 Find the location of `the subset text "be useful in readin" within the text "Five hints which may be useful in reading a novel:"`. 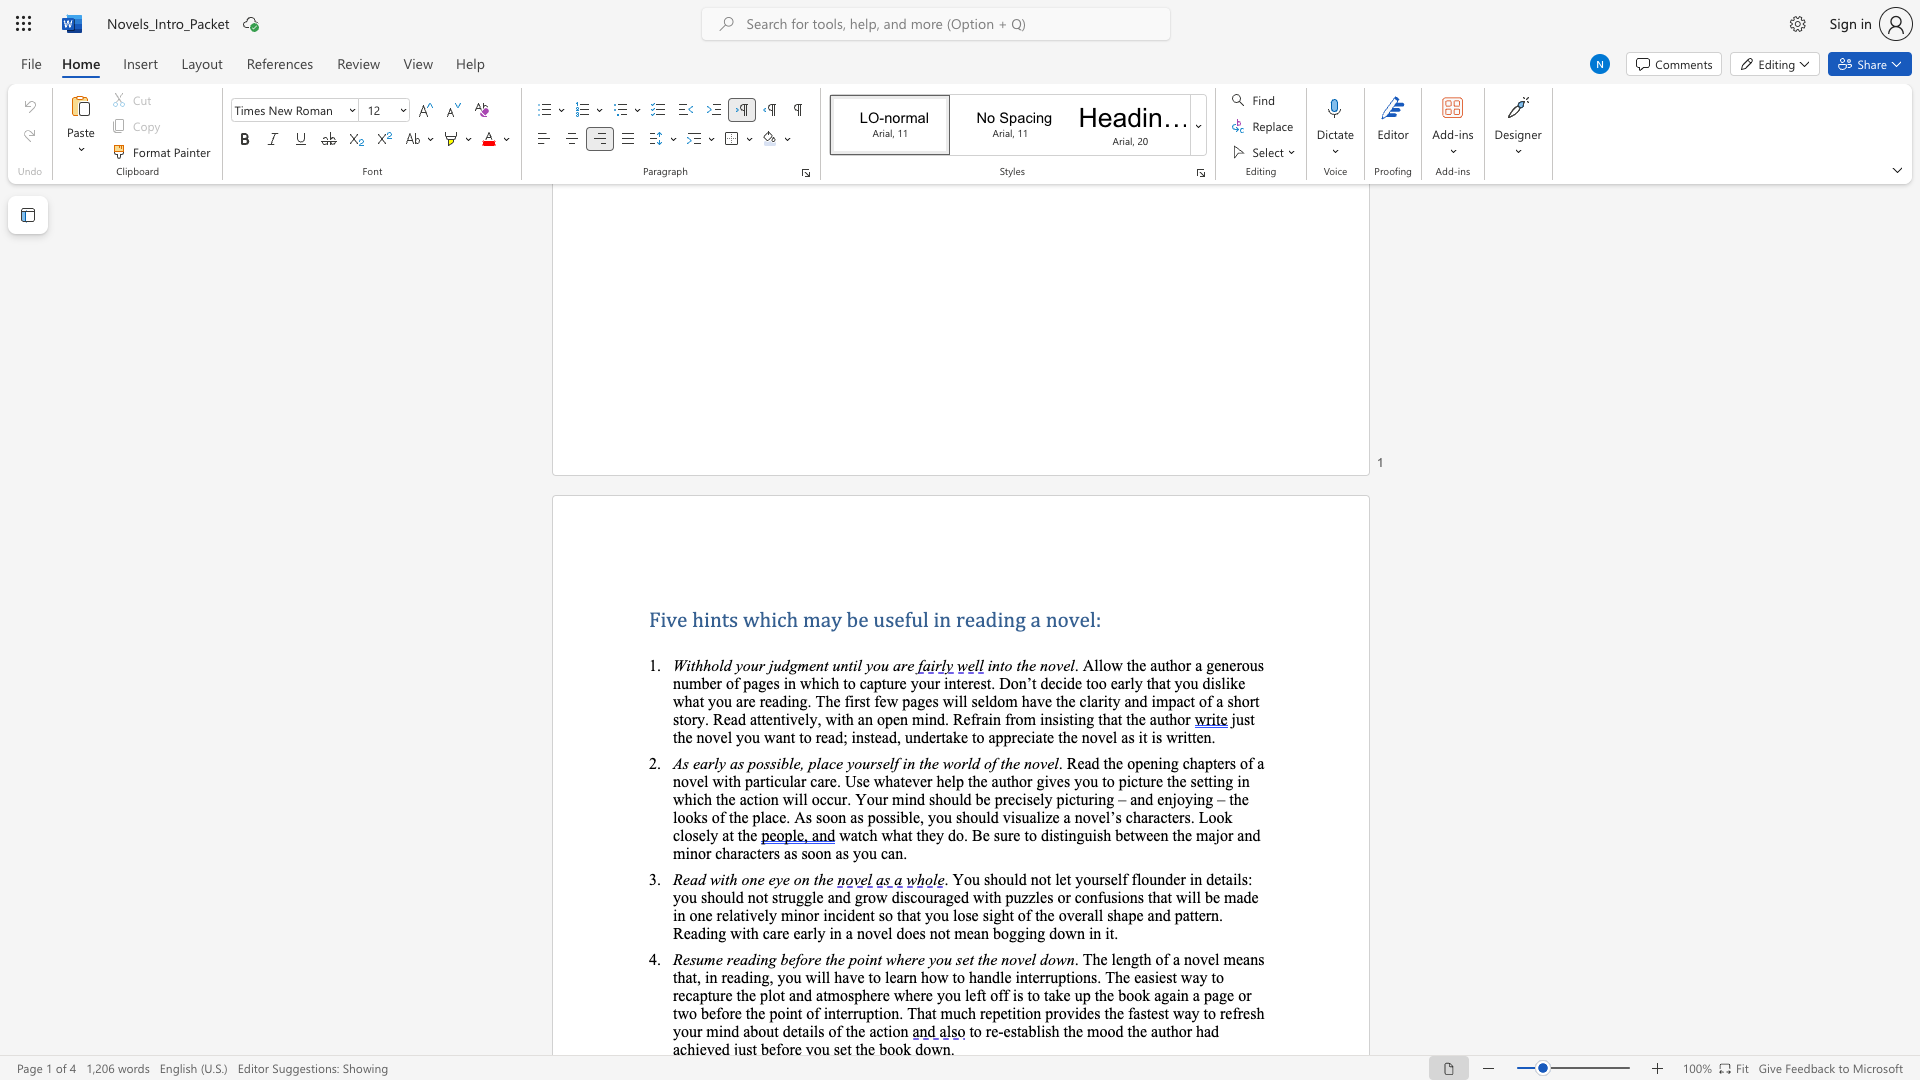

the subset text "be useful in readin" within the text "Five hints which may be useful in reading a novel:" is located at coordinates (846, 618).